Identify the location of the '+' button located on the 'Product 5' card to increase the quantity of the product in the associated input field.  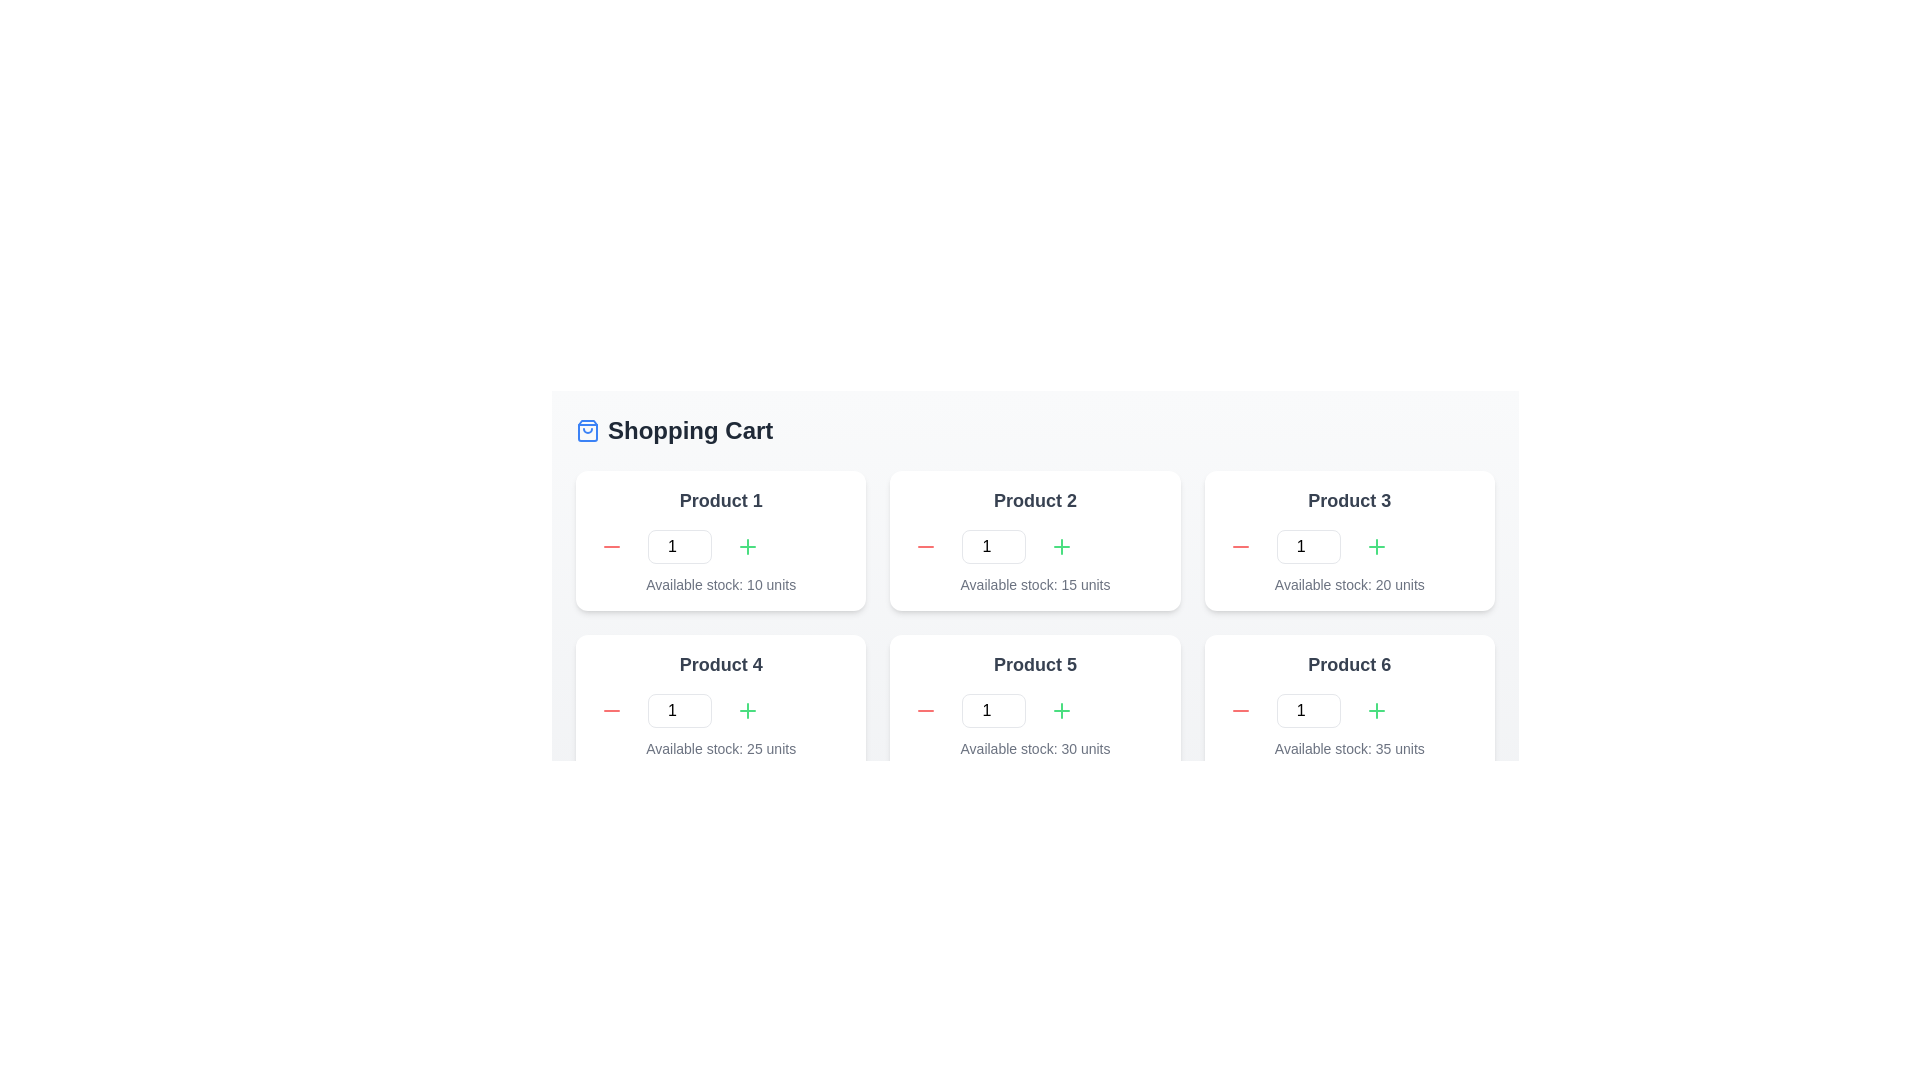
(1061, 709).